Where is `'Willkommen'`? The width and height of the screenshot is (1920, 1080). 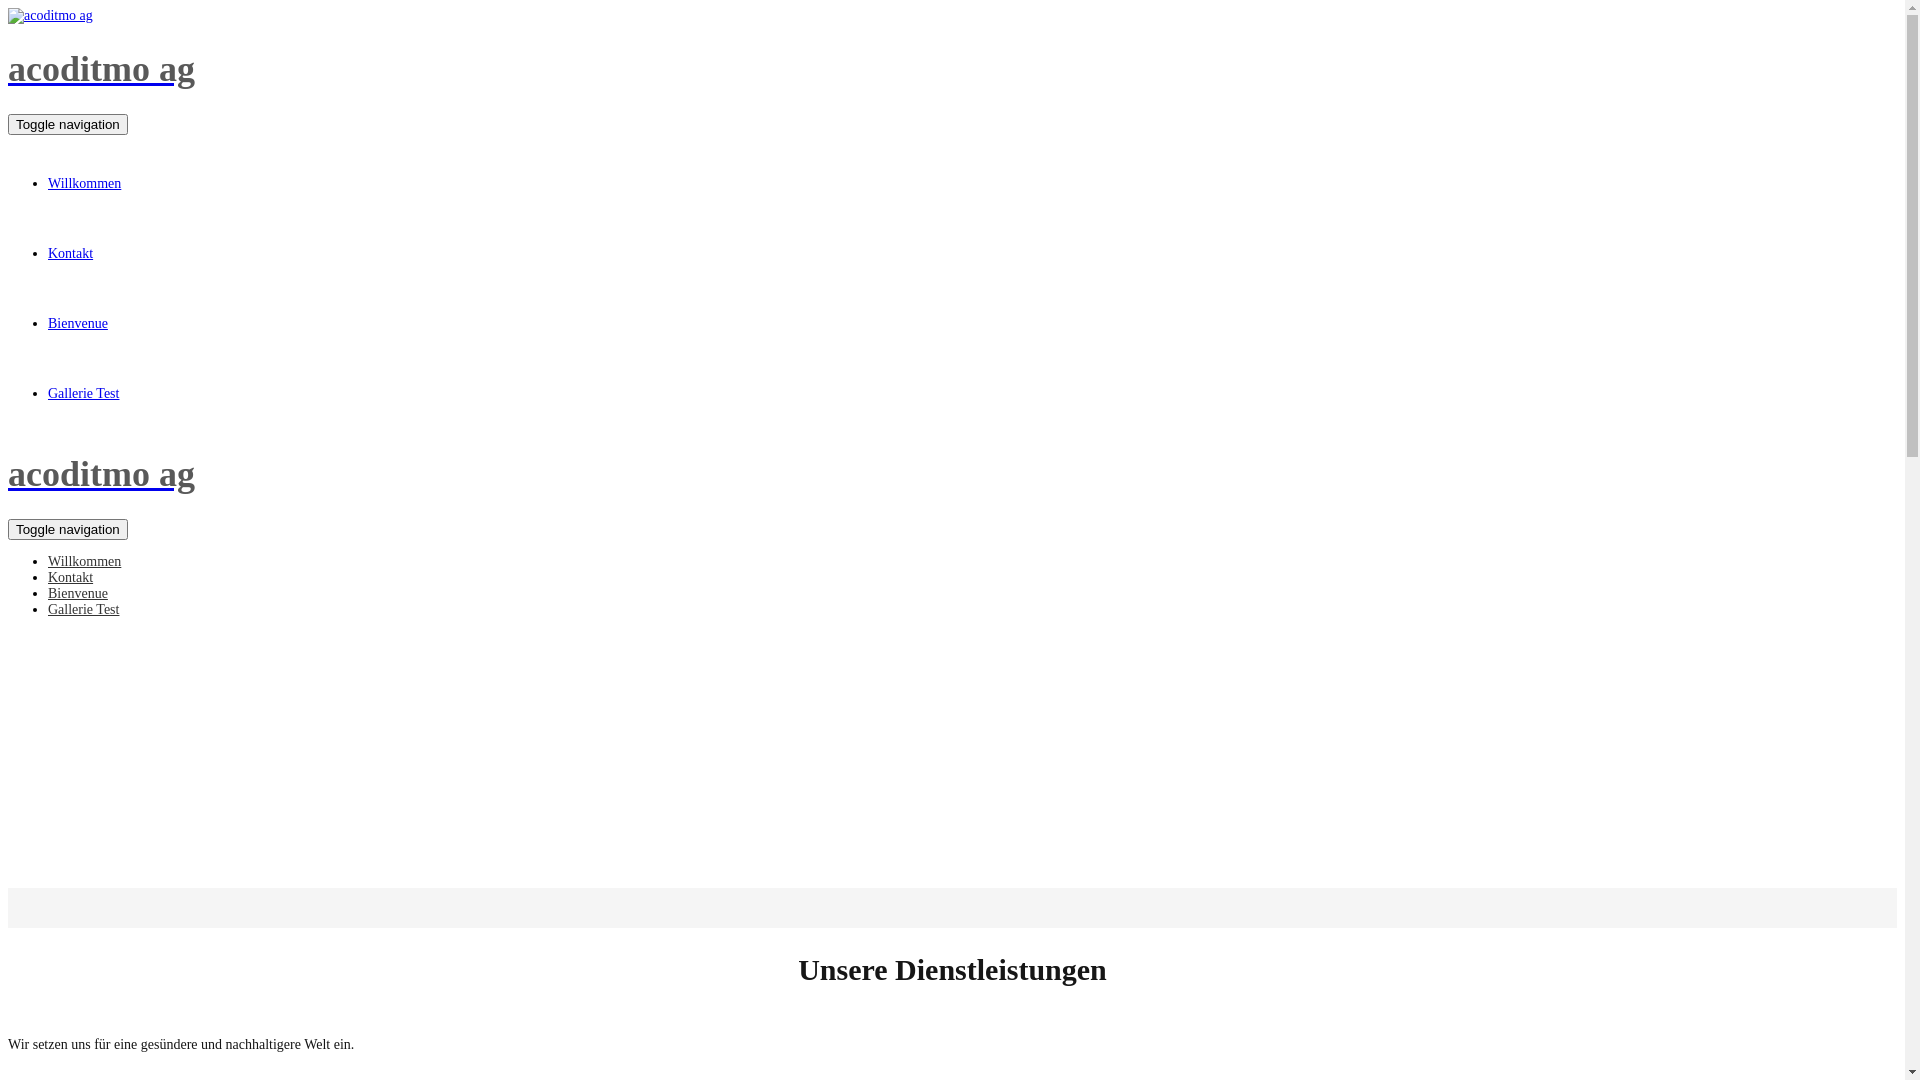
'Willkommen' is located at coordinates (83, 562).